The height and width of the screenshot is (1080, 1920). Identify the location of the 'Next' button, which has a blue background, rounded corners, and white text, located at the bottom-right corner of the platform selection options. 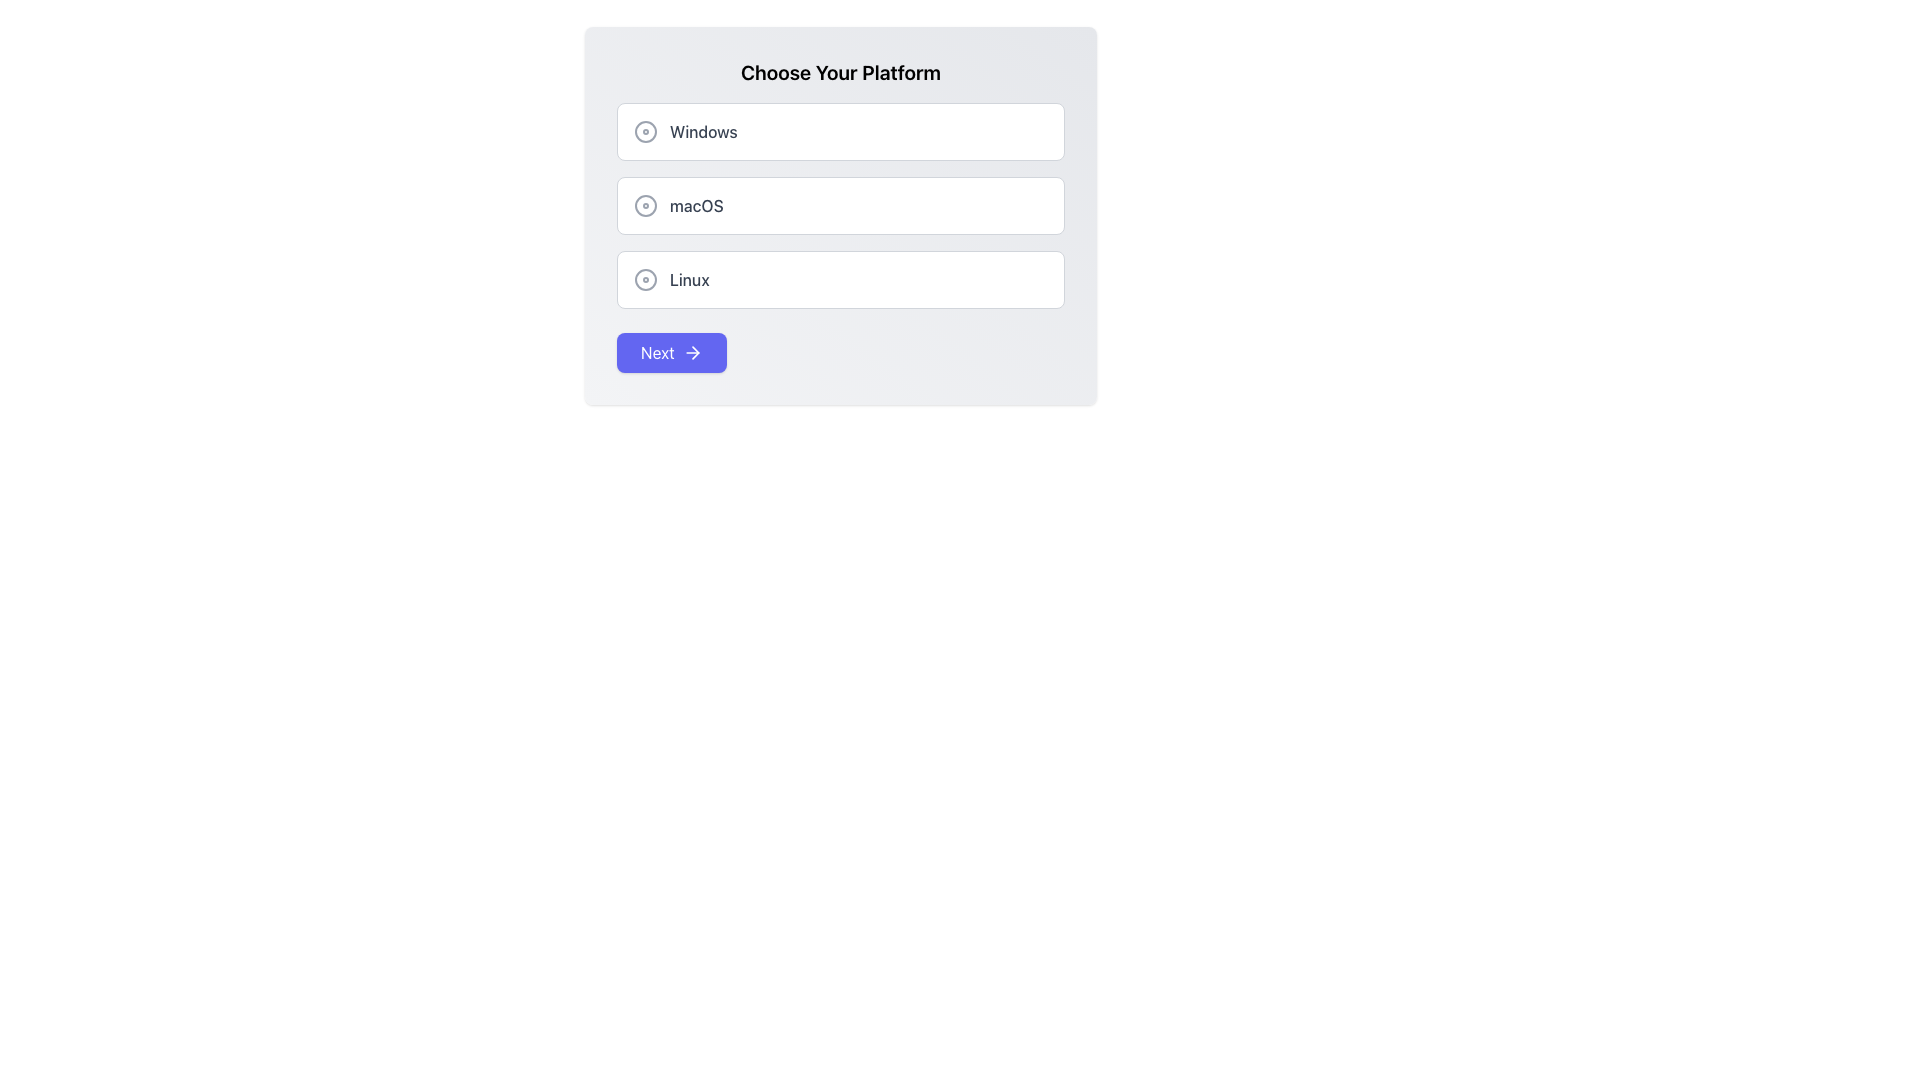
(671, 352).